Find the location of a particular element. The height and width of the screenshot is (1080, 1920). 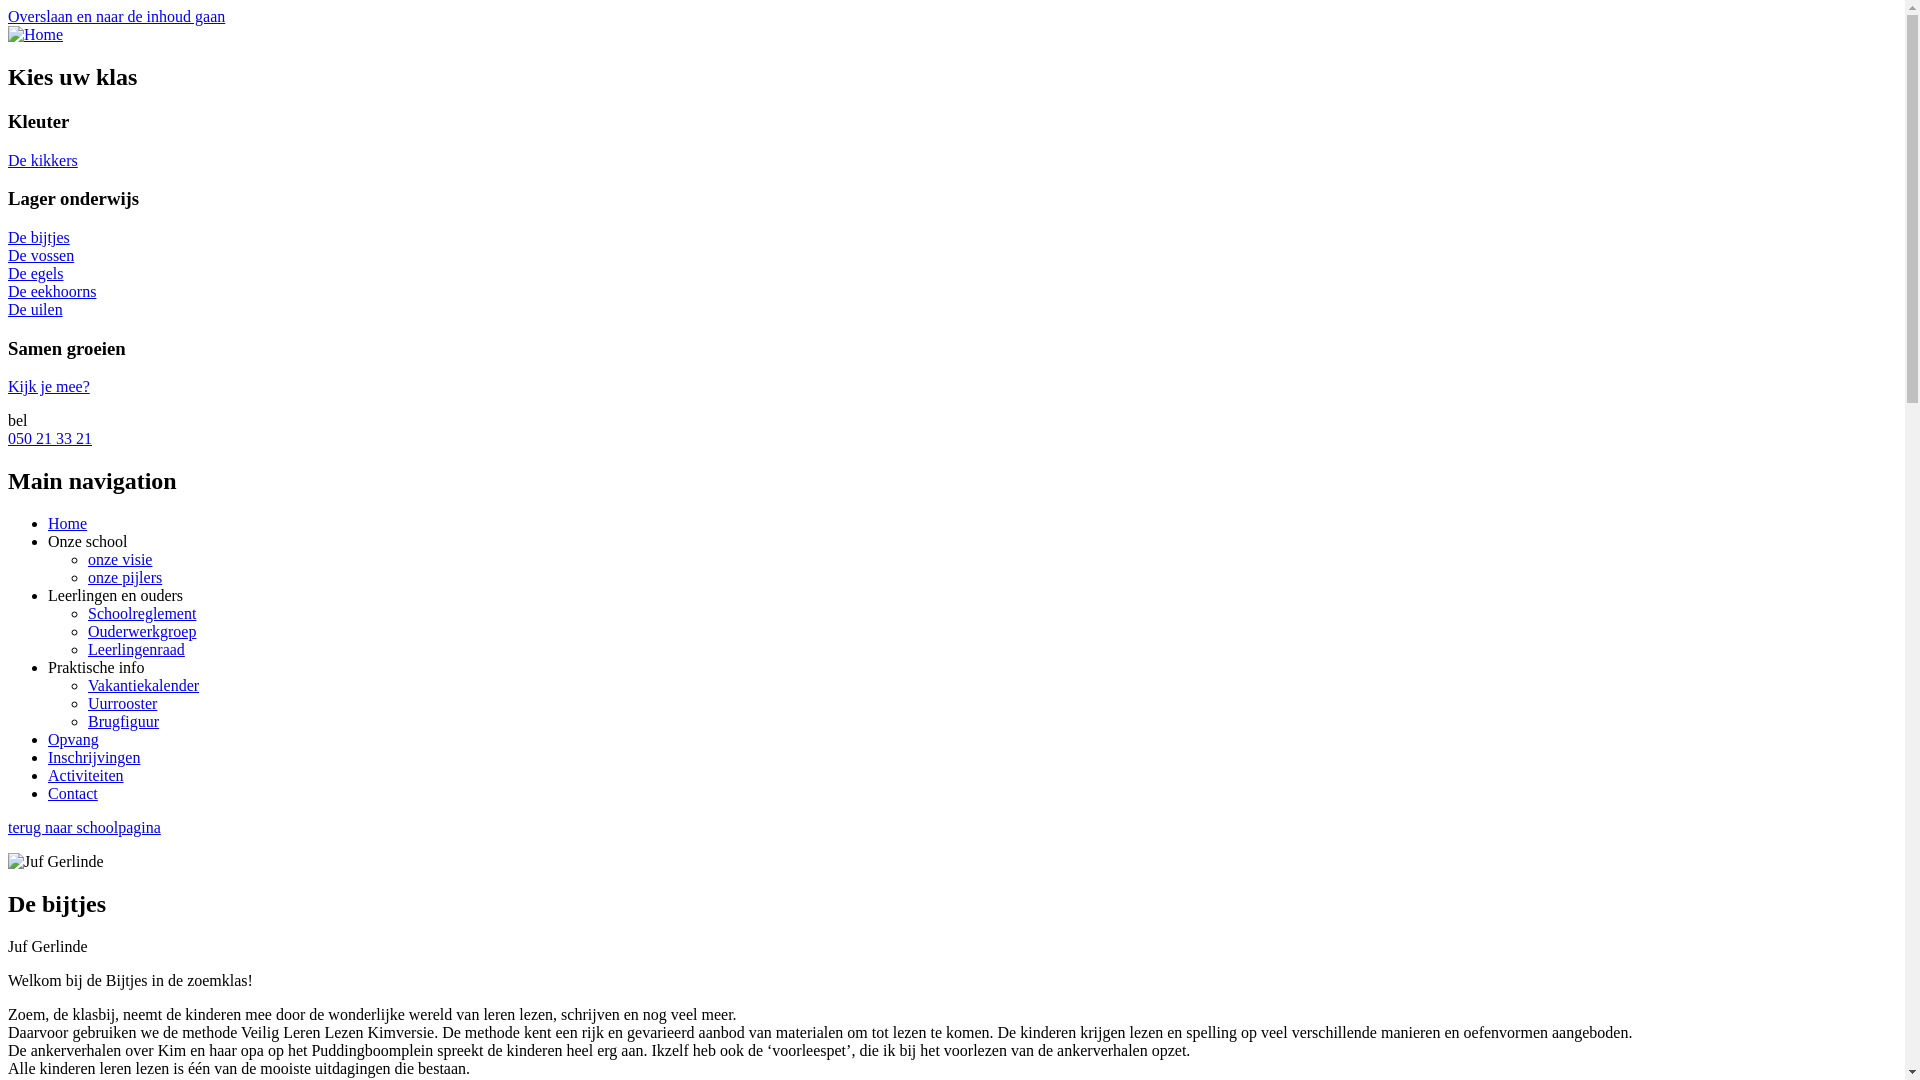

'050 21 33 21' is located at coordinates (49, 437).